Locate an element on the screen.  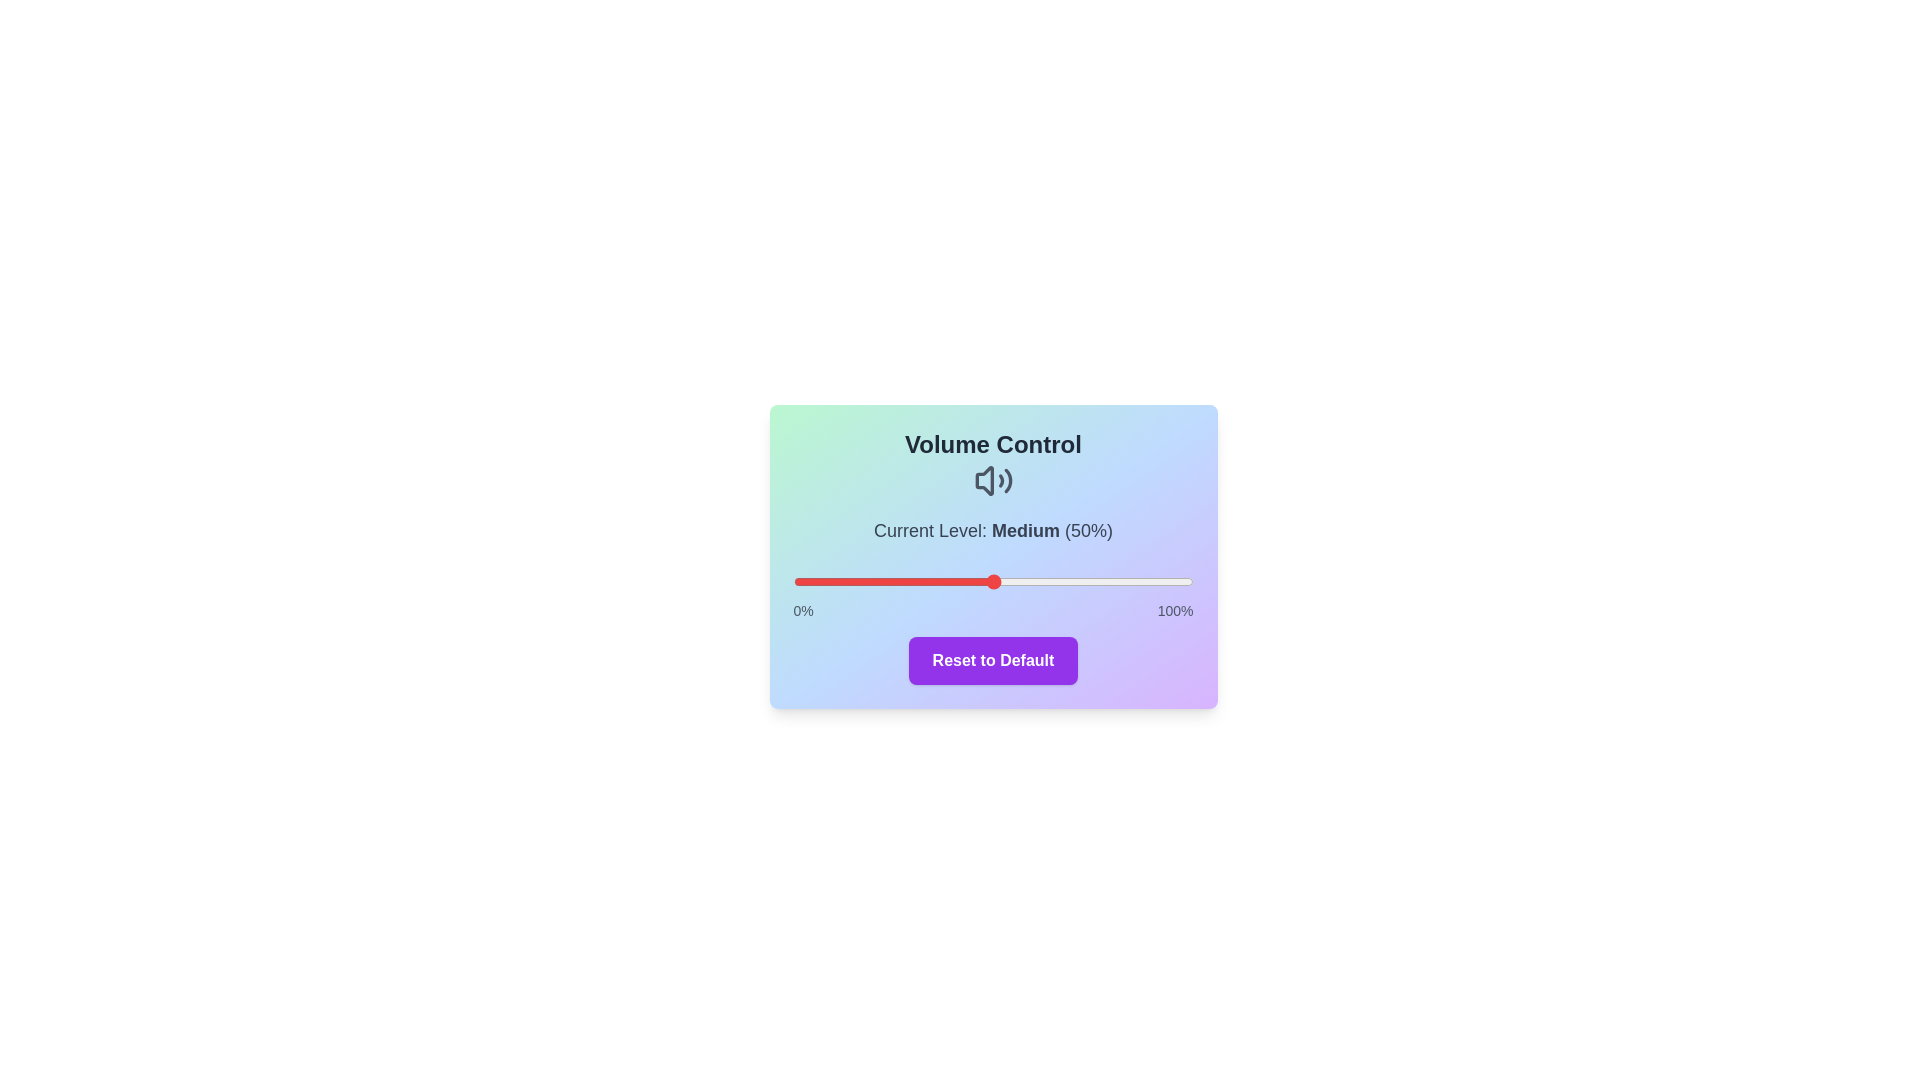
the volume to 70% by dragging the slider is located at coordinates (1072, 582).